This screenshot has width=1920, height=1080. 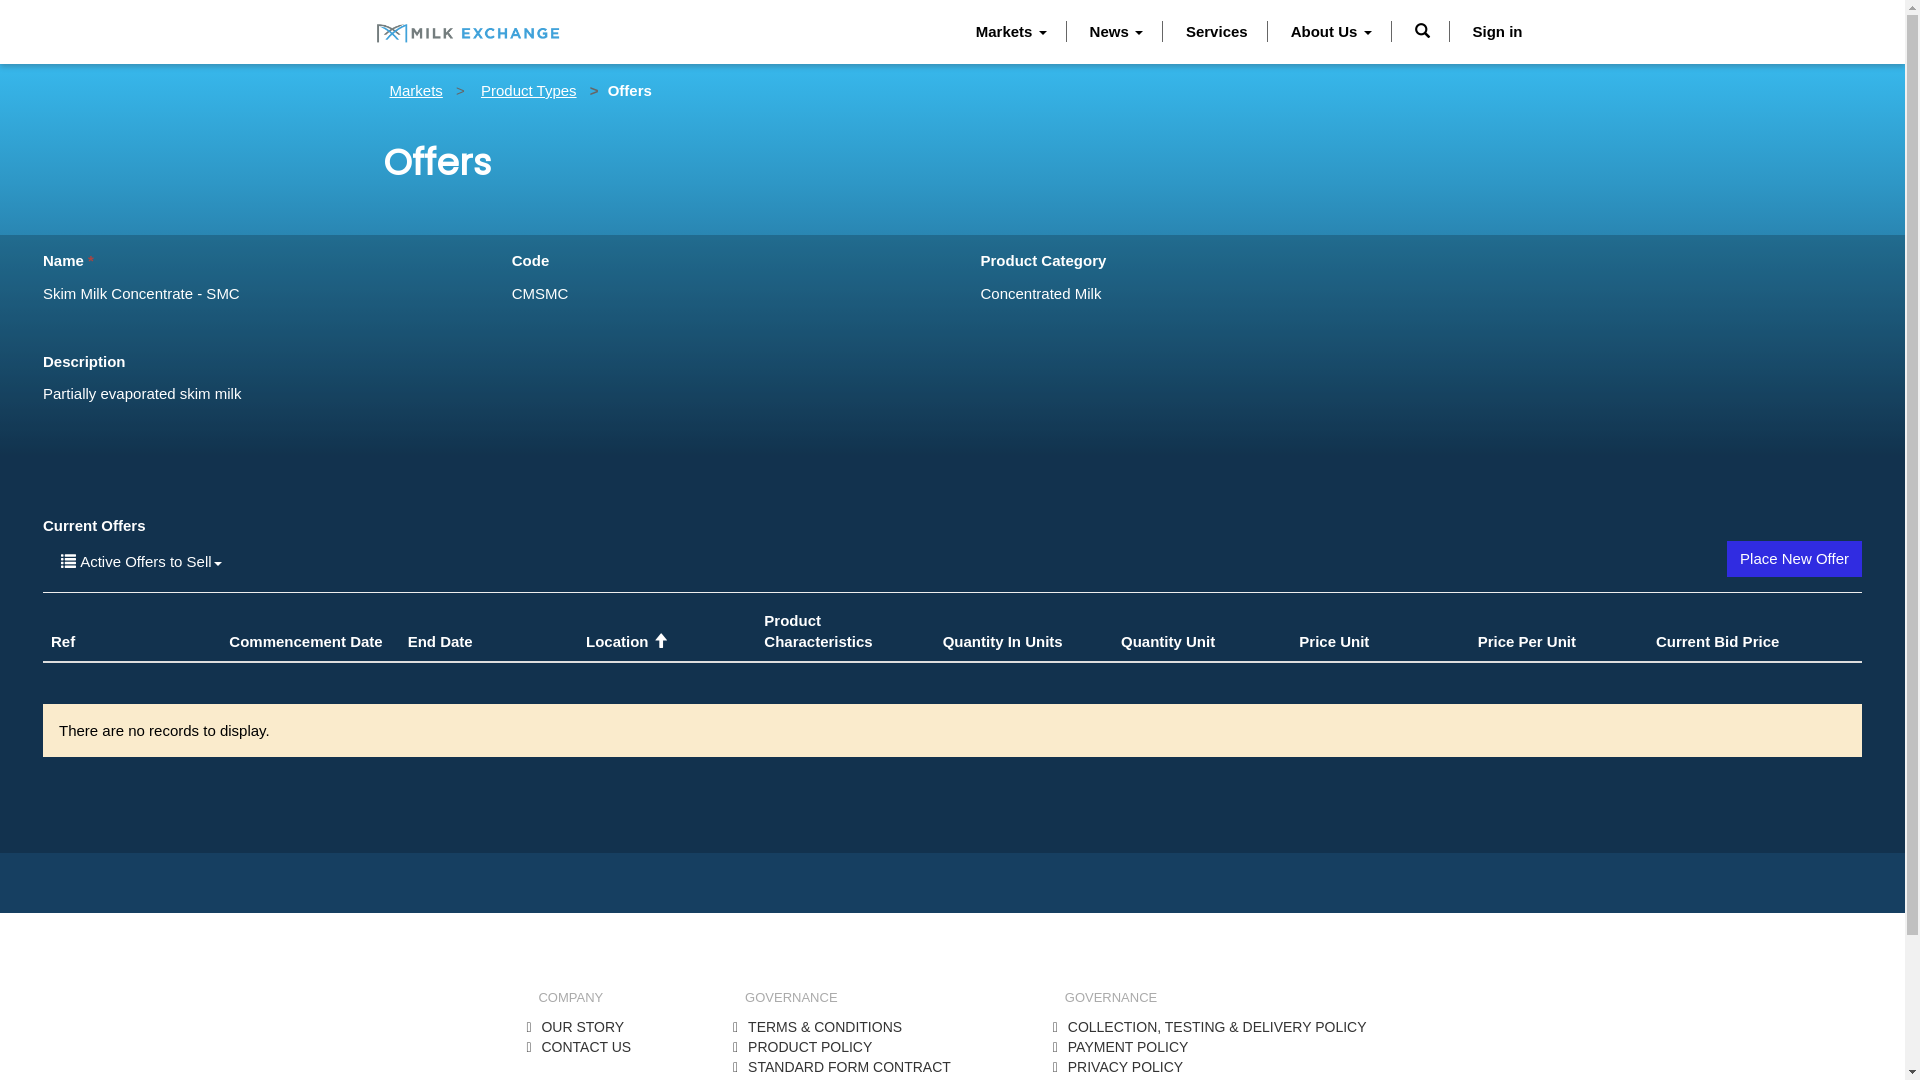 I want to click on 'Services', so click(x=1216, y=30).